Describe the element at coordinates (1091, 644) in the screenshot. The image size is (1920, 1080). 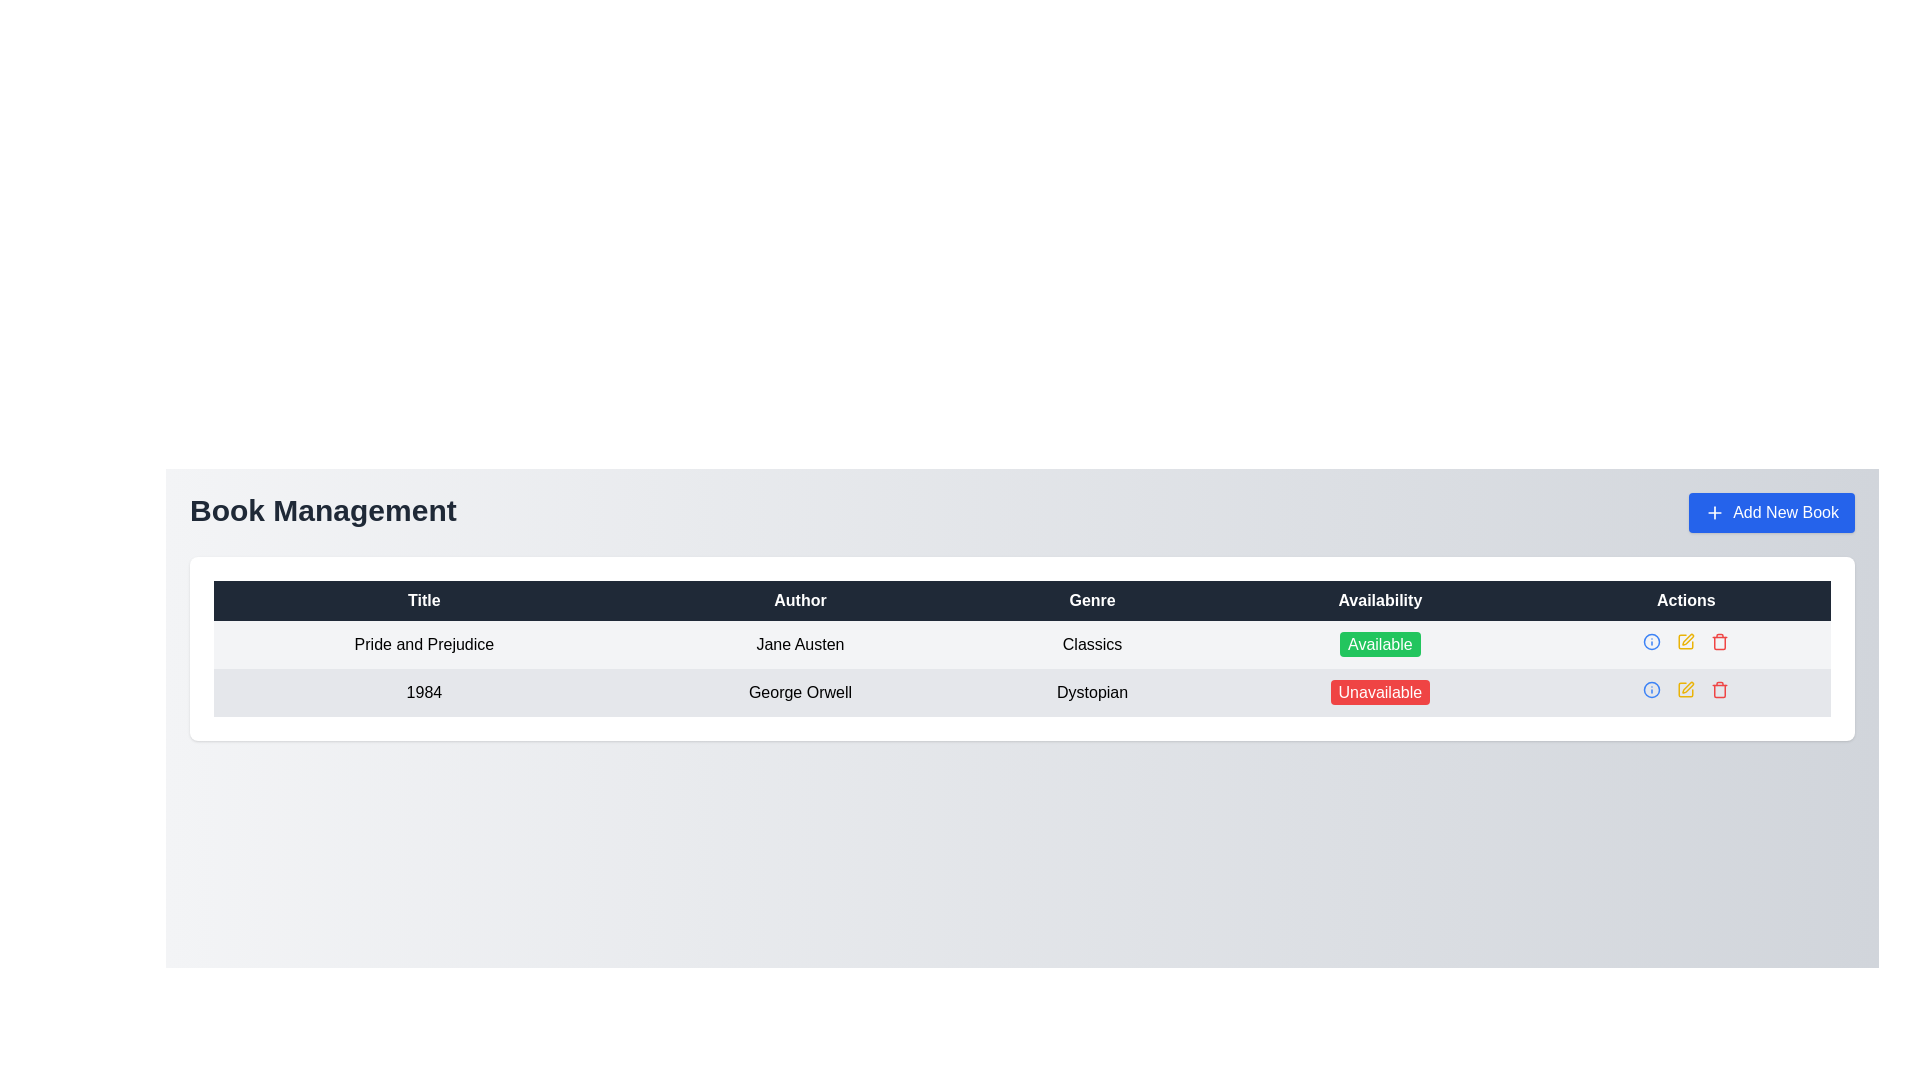
I see `the text label indicating the genre category of a book, located in the third column of the first row of the table, situated between the 'Jane Austen' text and the 'Available' status indicator` at that location.